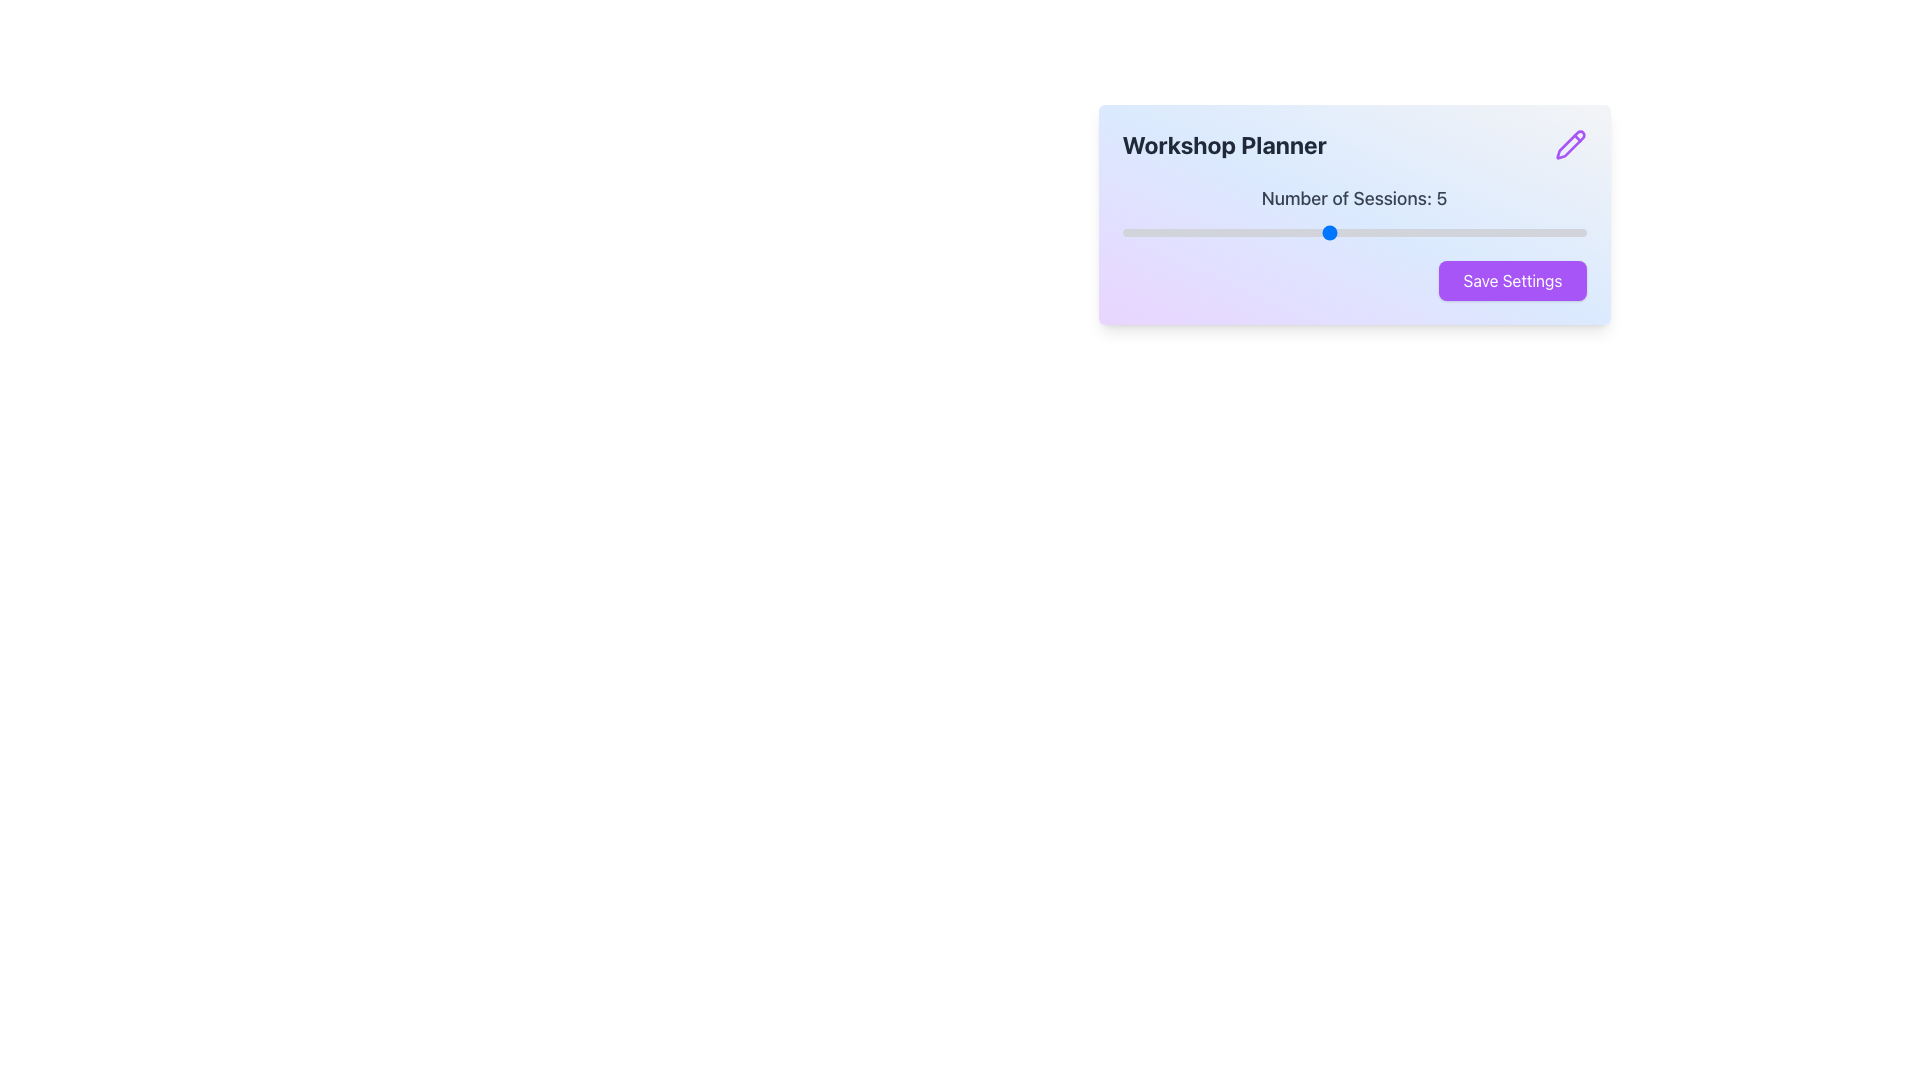 Image resolution: width=1920 pixels, height=1080 pixels. What do you see at coordinates (1569, 144) in the screenshot?
I see `the edit icon located in the top-right corner of the light blue 'Workshop Planner' content box` at bounding box center [1569, 144].